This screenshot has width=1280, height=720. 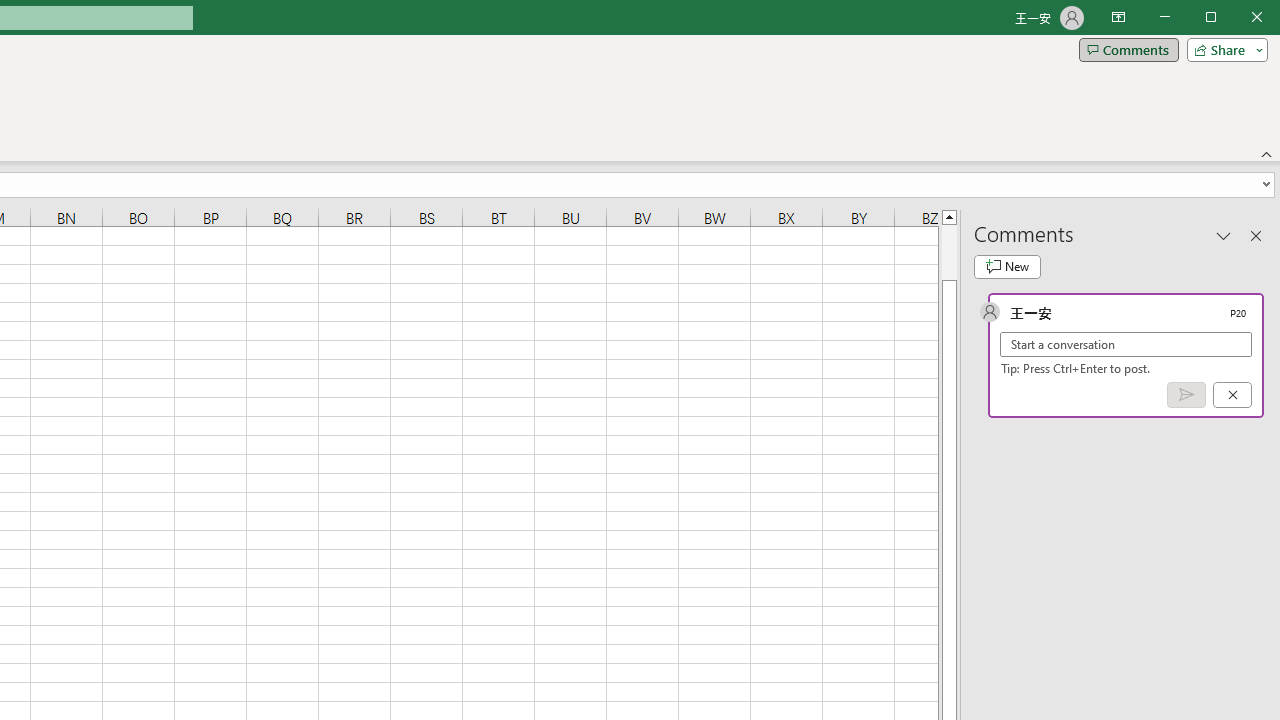 I want to click on 'Post comment (Ctrl + Enter)', so click(x=1186, y=395).